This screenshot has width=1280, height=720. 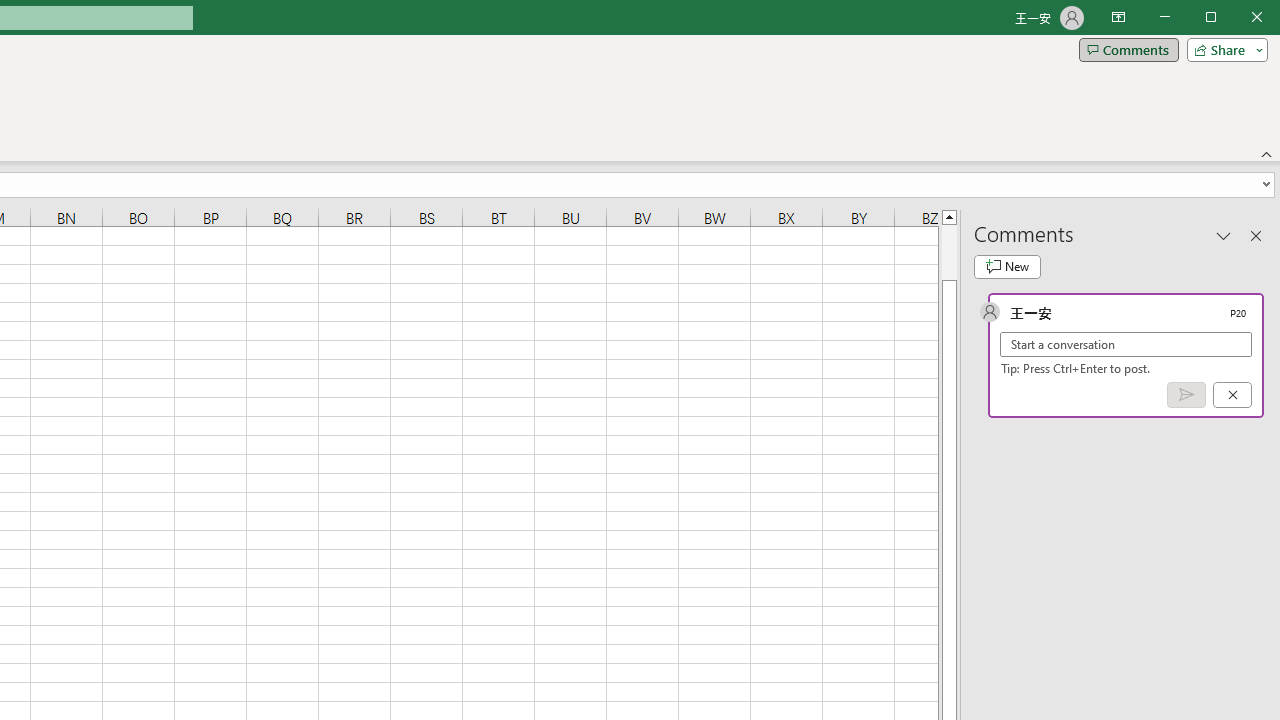 I want to click on 'Post comment (Ctrl + Enter)', so click(x=1186, y=395).